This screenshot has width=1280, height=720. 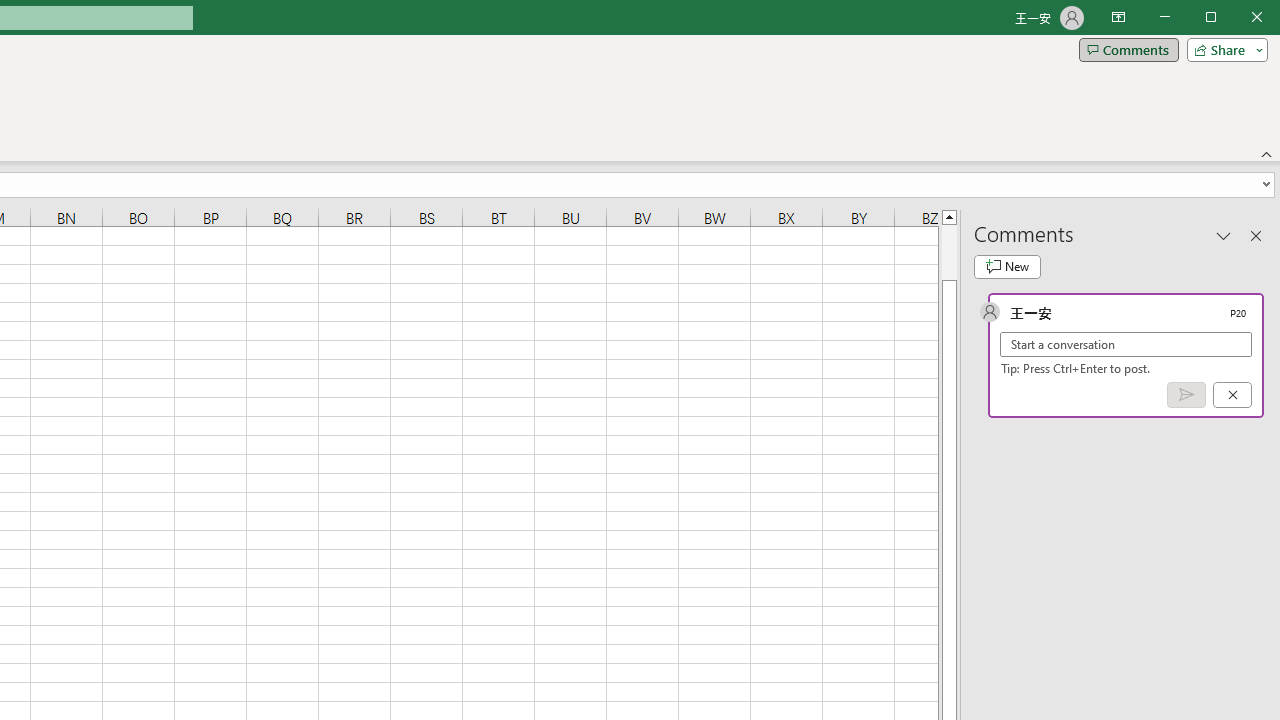 I want to click on 'Post comment (Ctrl + Enter)', so click(x=1186, y=395).